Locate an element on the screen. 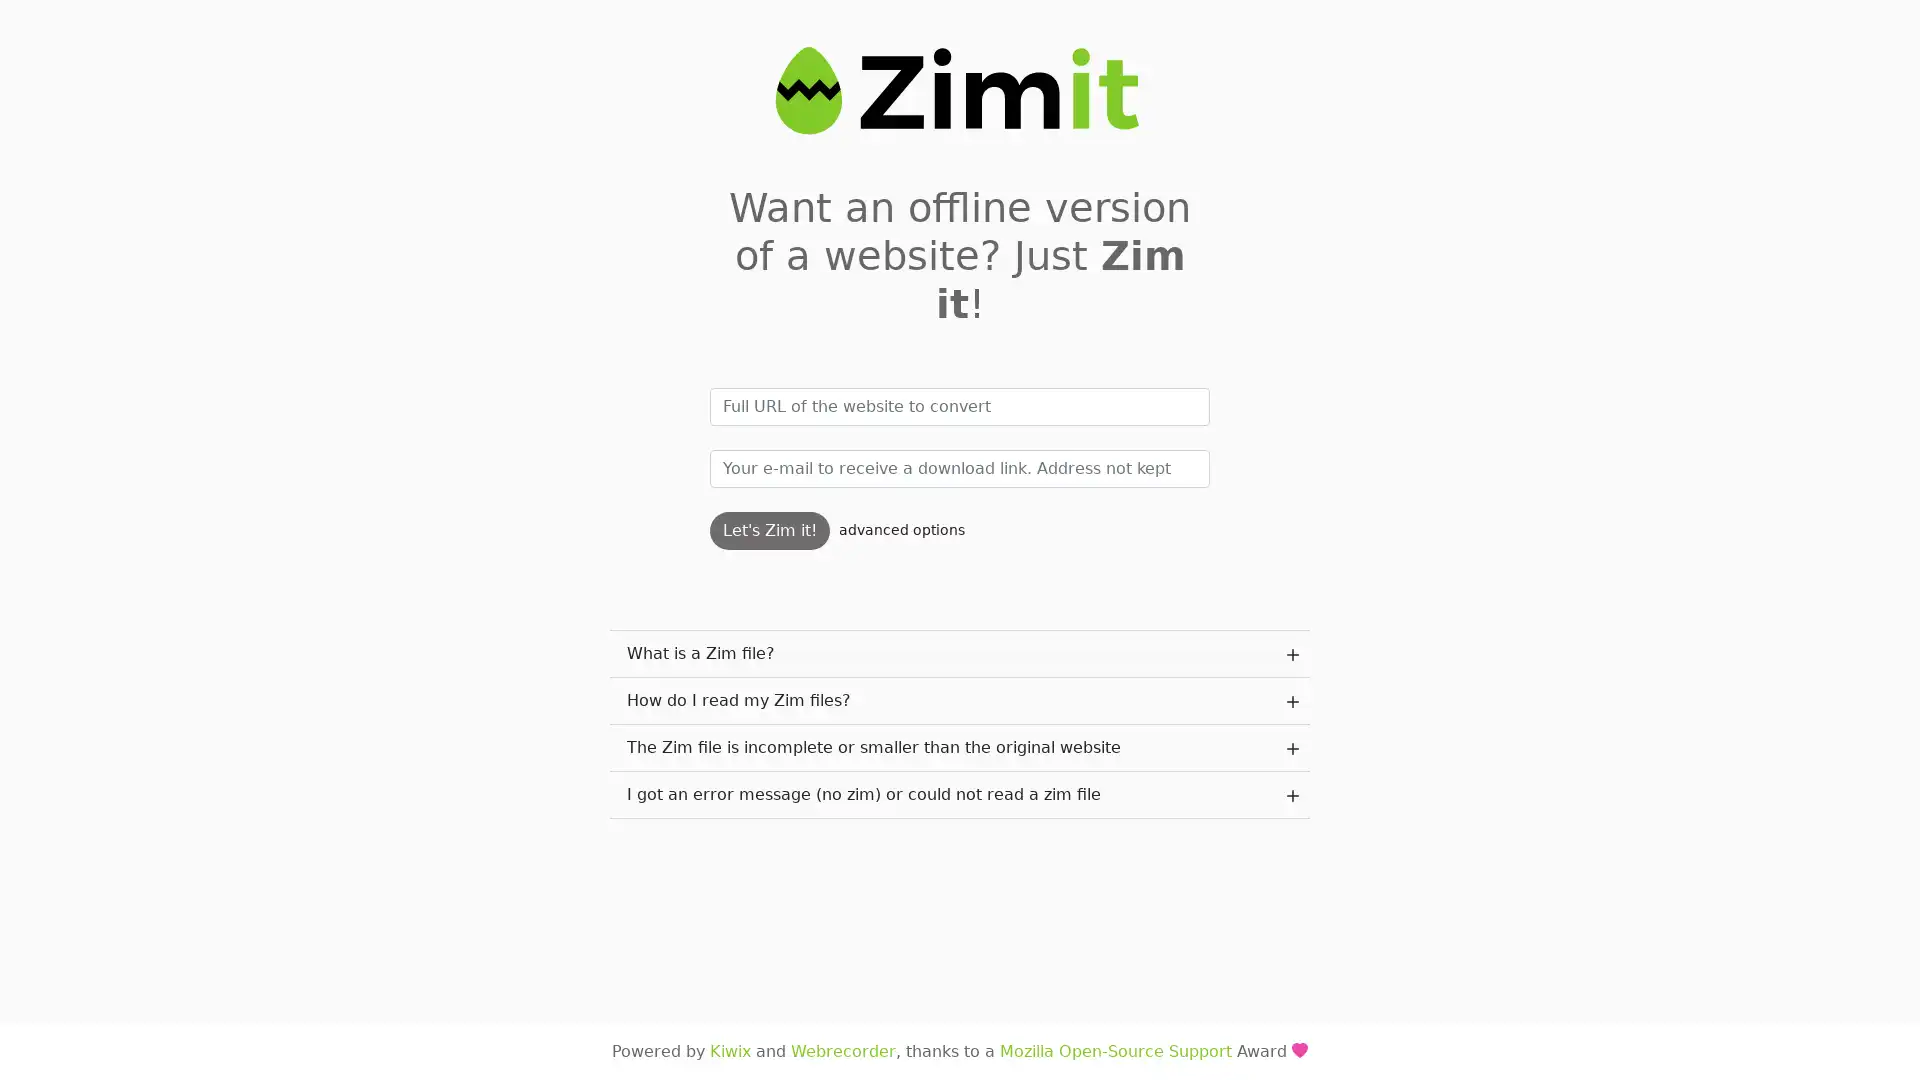  What is a Zim file? plus is located at coordinates (960, 652).